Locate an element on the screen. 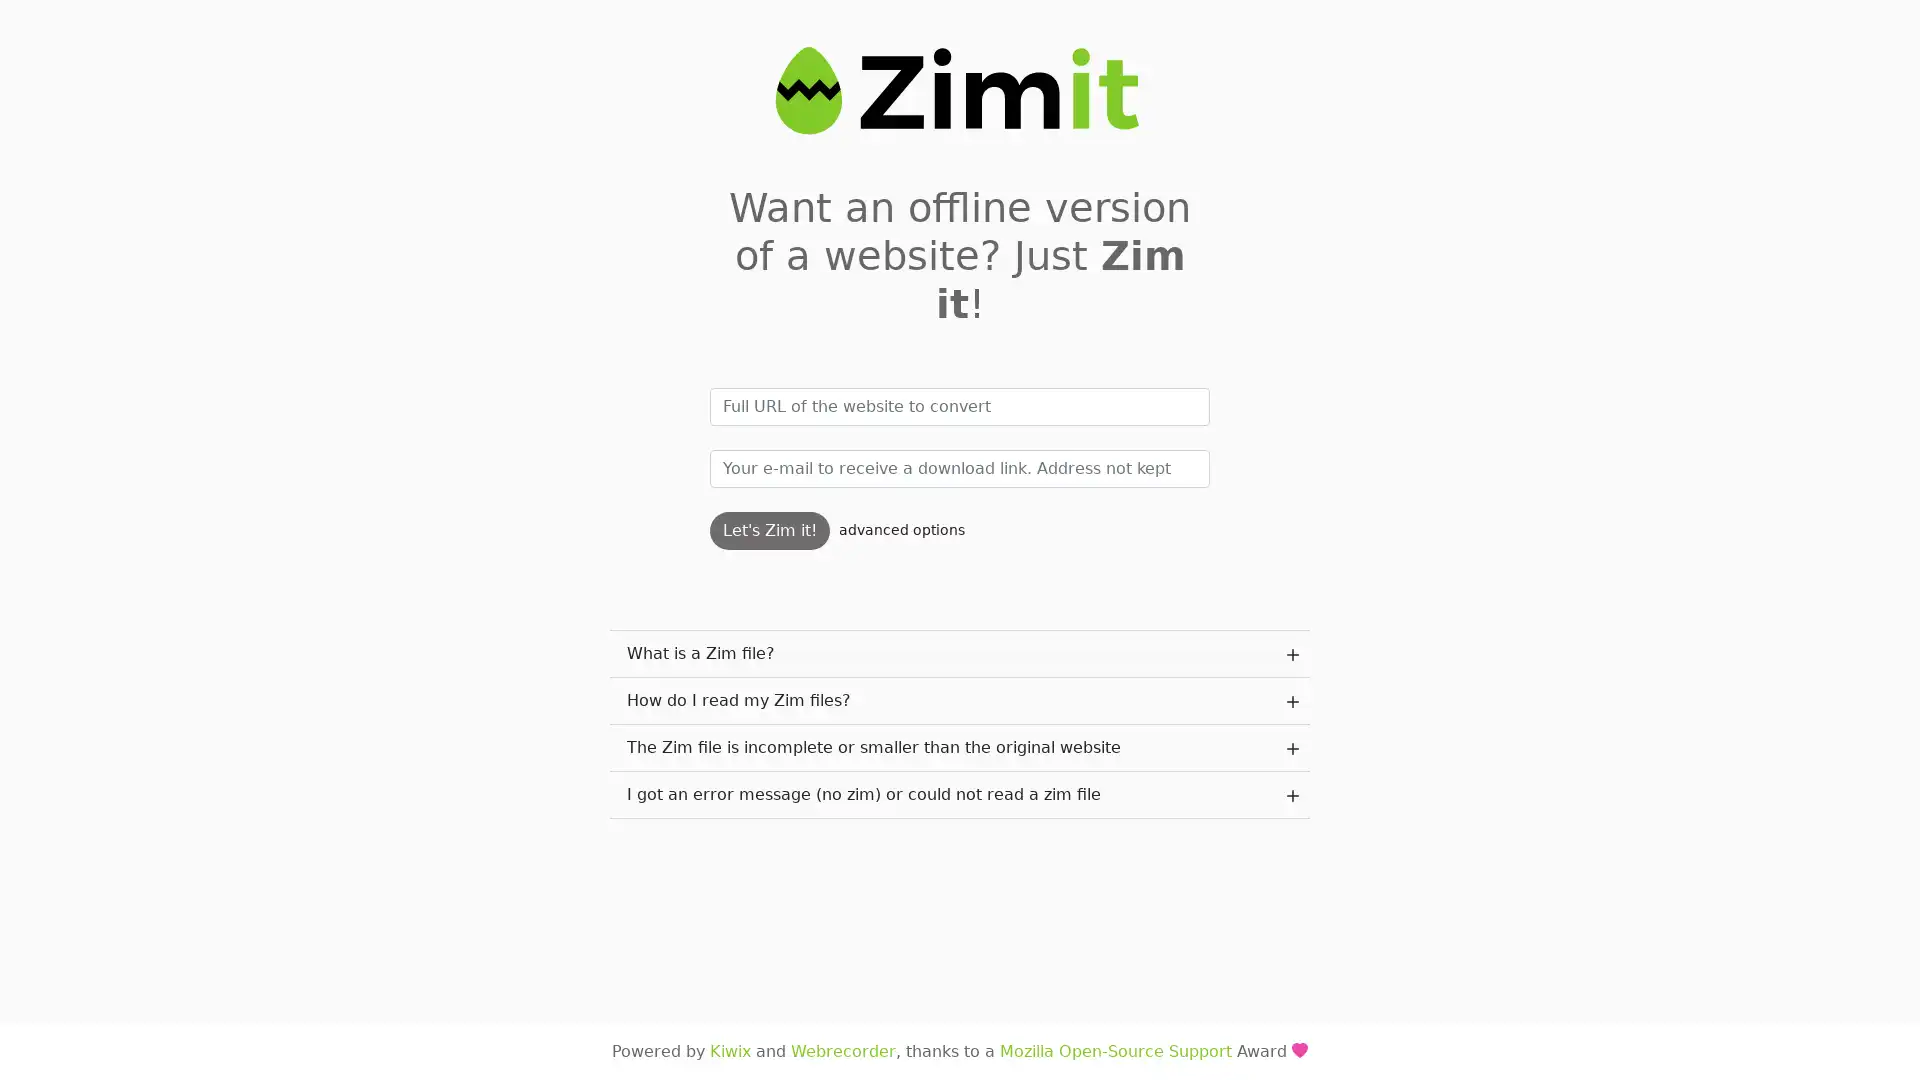  What is a Zim file? plus is located at coordinates (960, 652).